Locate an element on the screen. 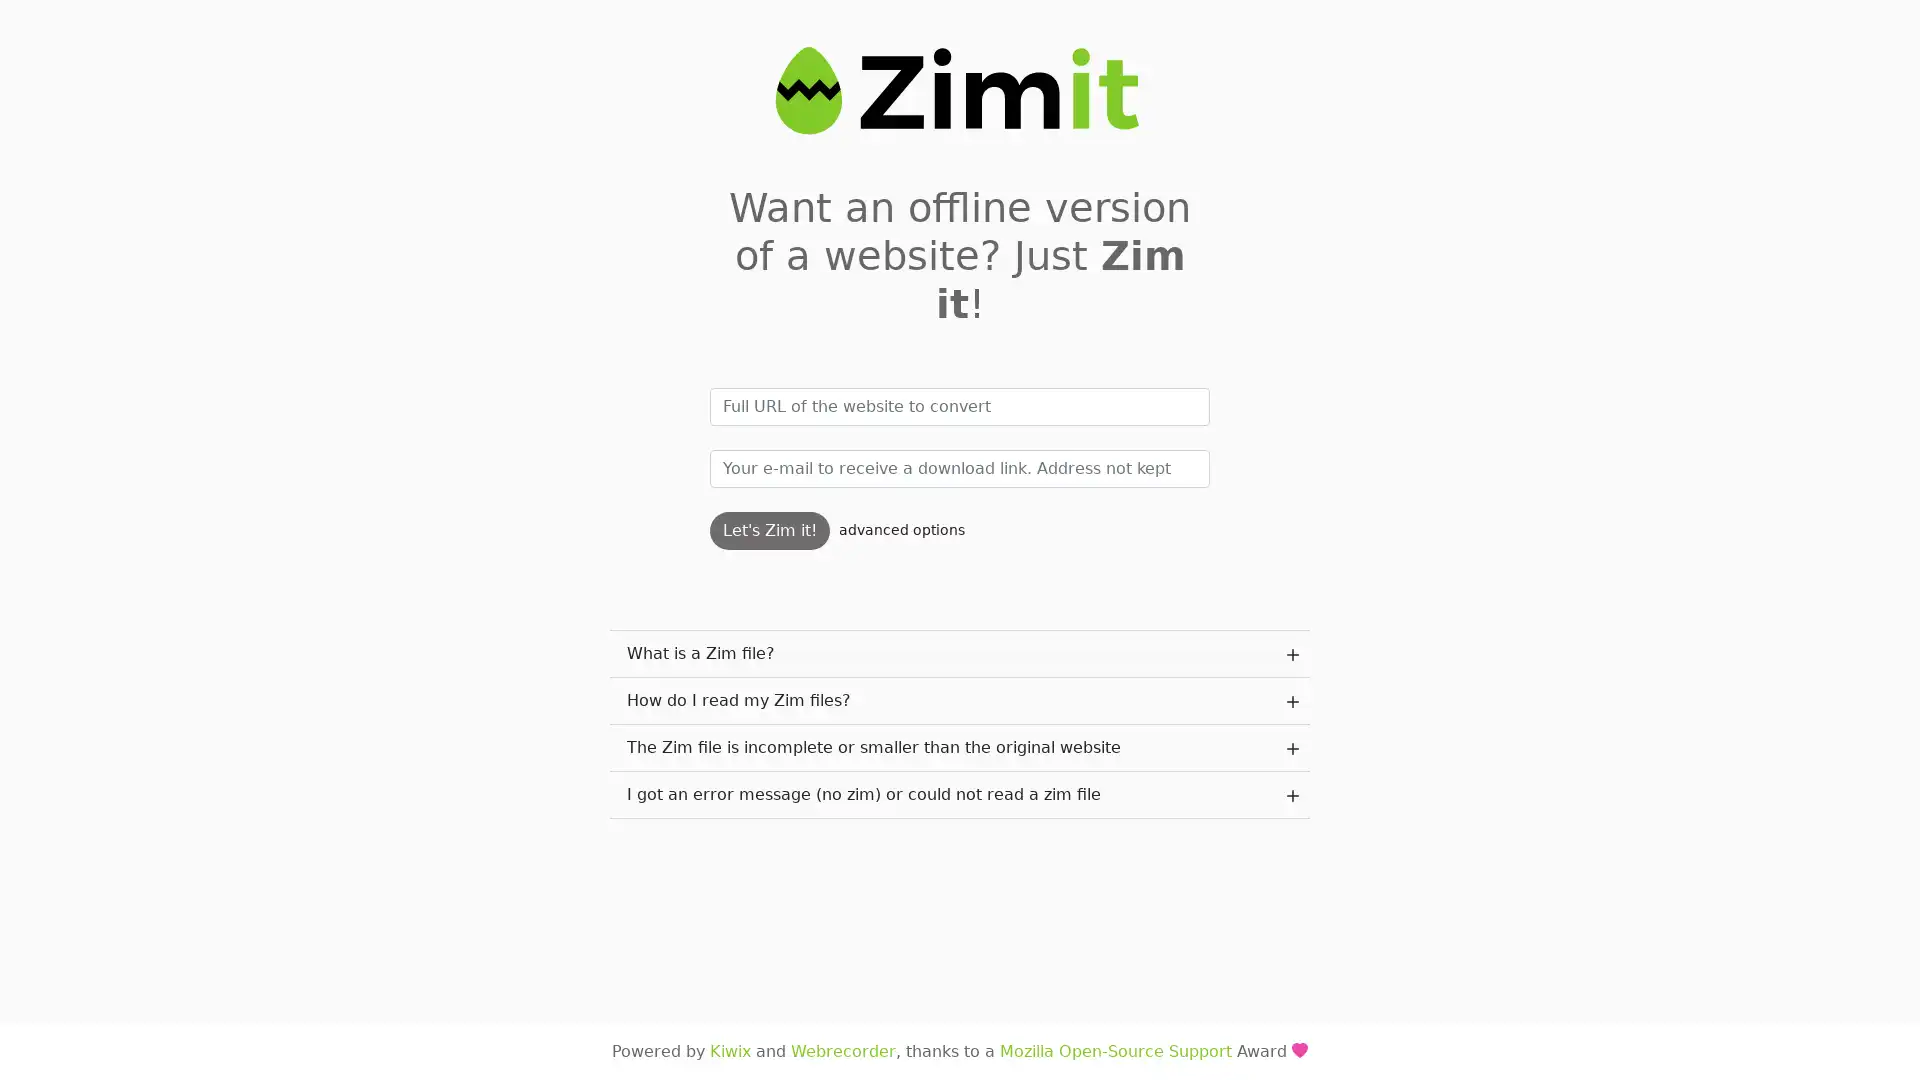  What is a Zim file? plus is located at coordinates (960, 652).